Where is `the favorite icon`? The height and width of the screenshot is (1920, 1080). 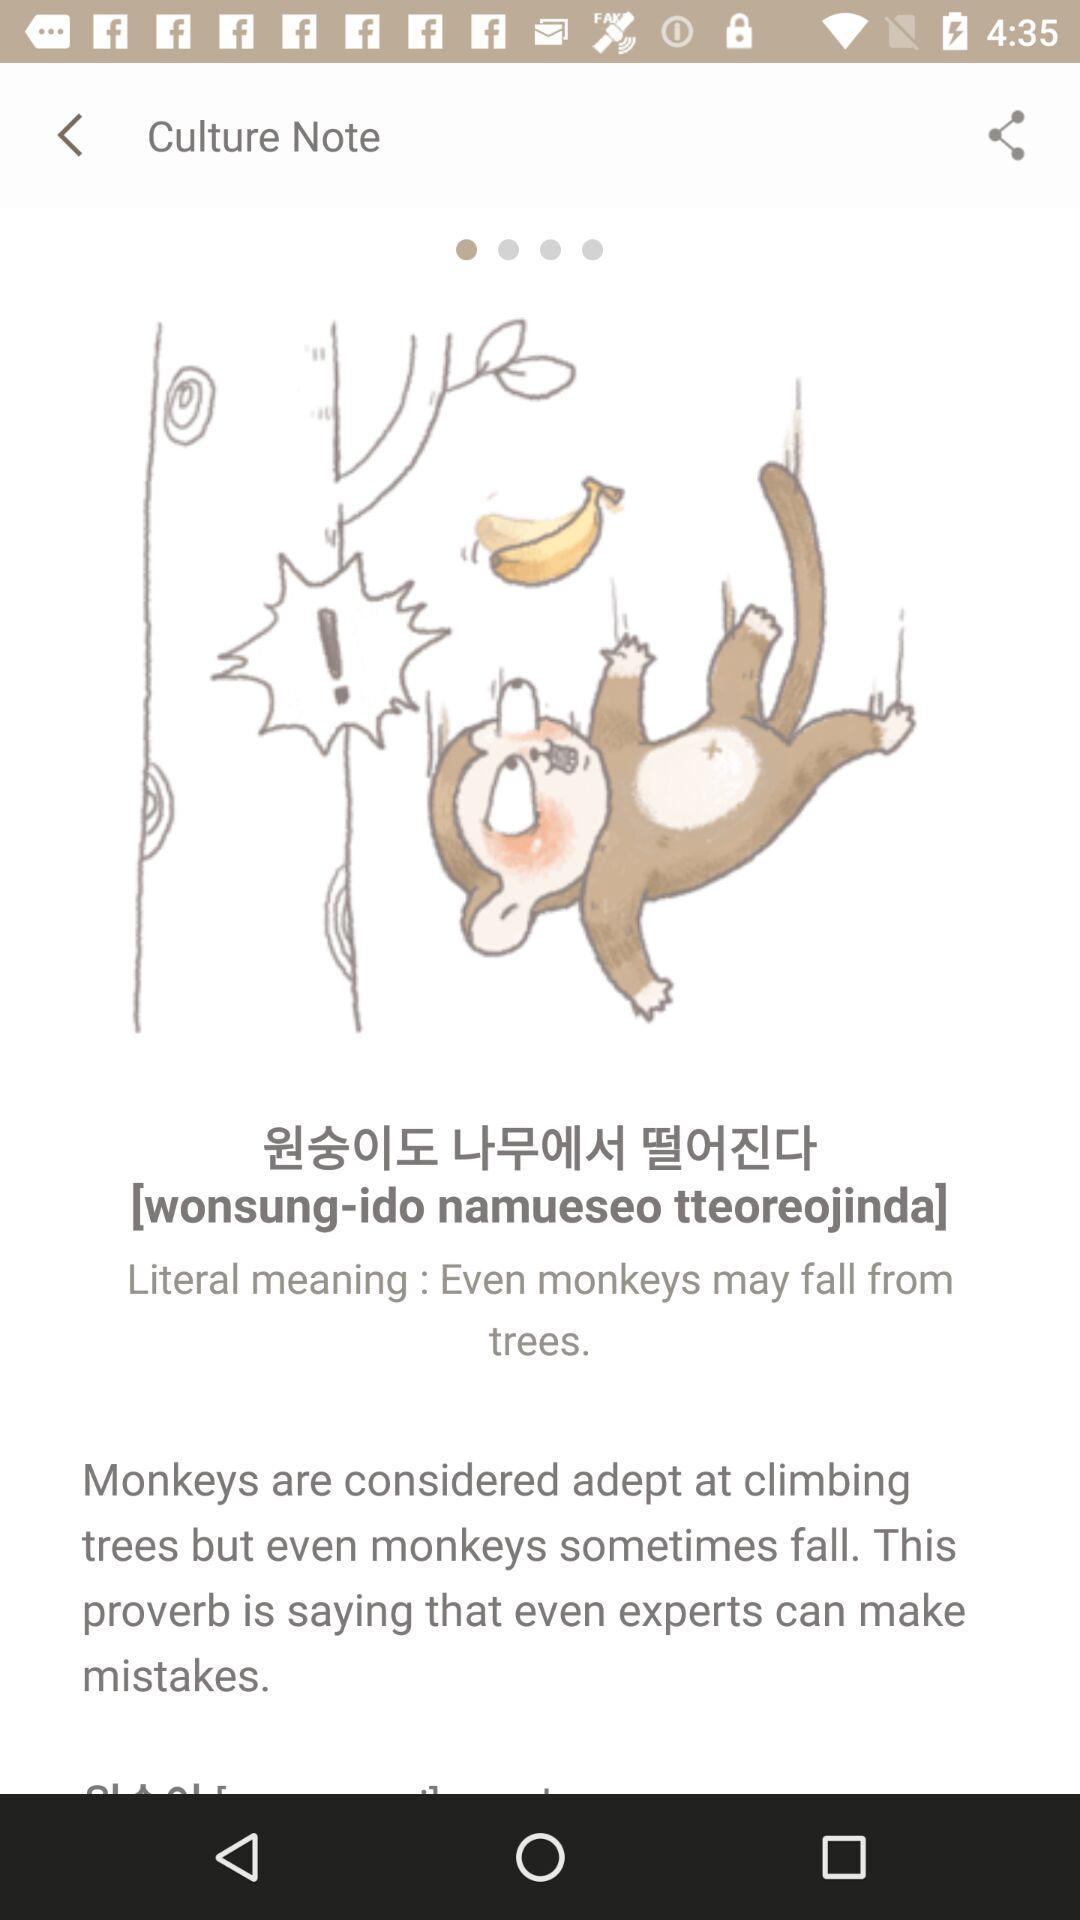
the favorite icon is located at coordinates (550, 248).